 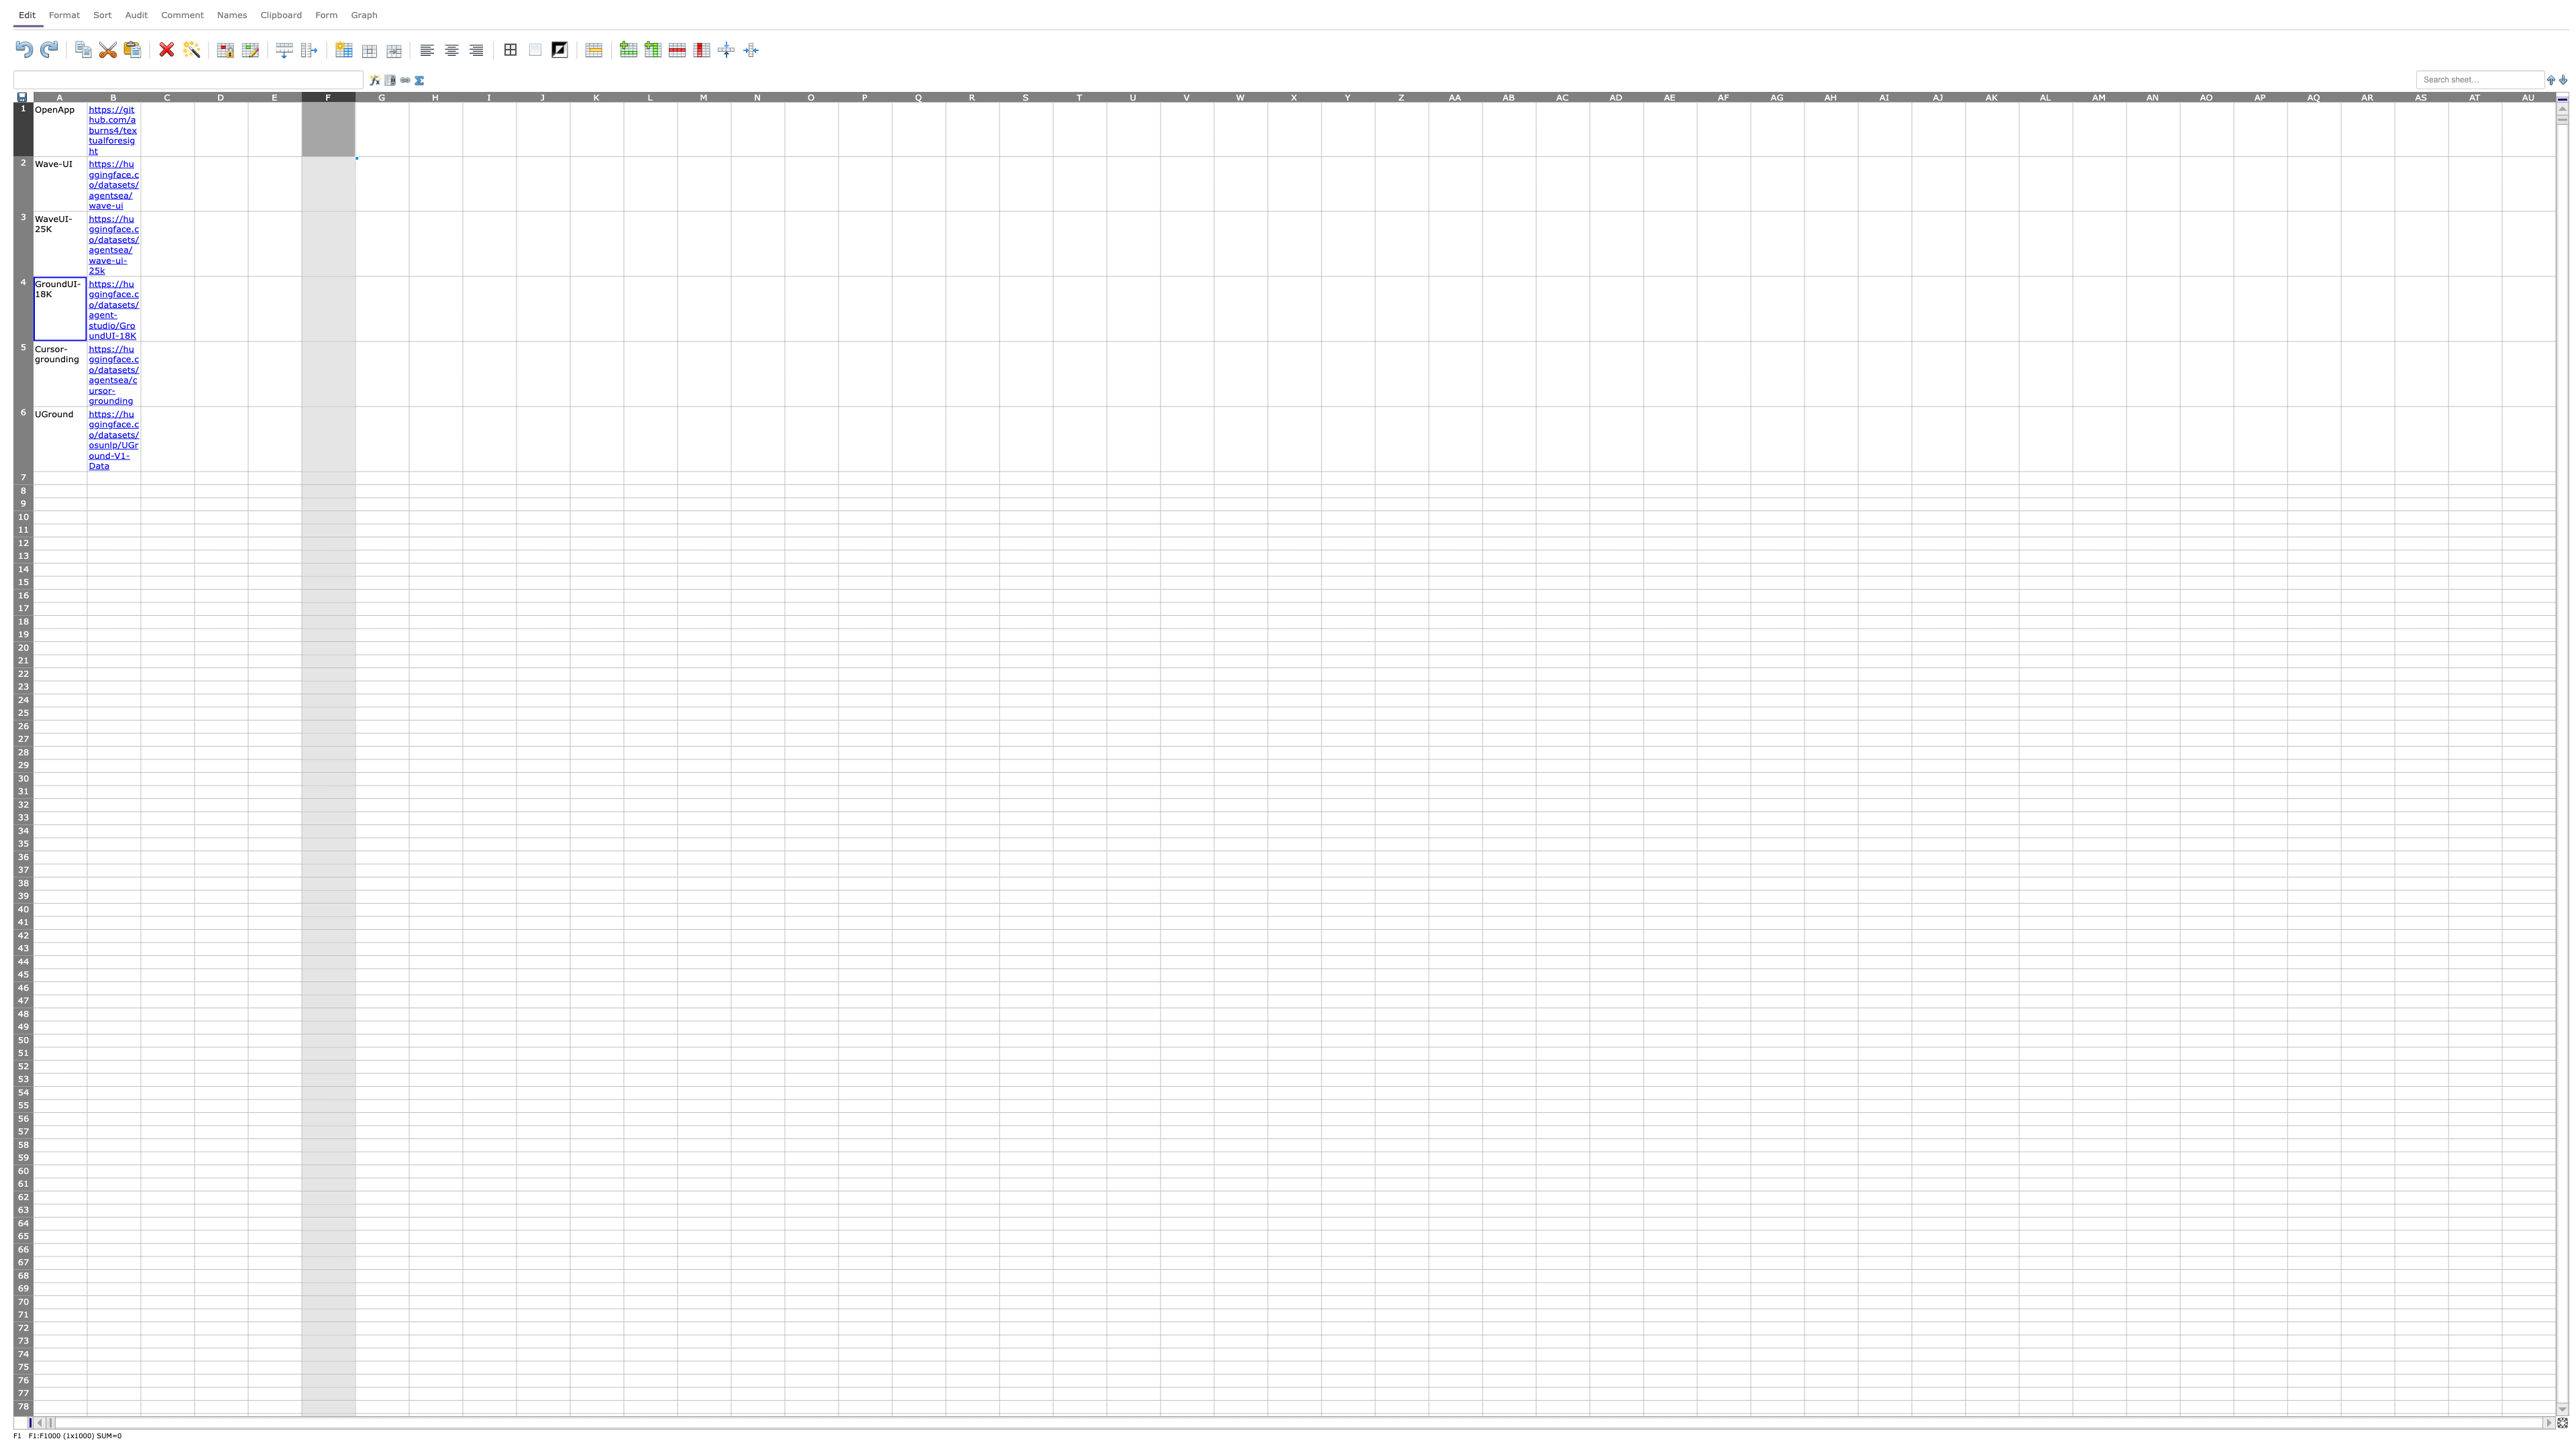 What do you see at coordinates (702, 95) in the screenshot?
I see `Place cursor on column M` at bounding box center [702, 95].